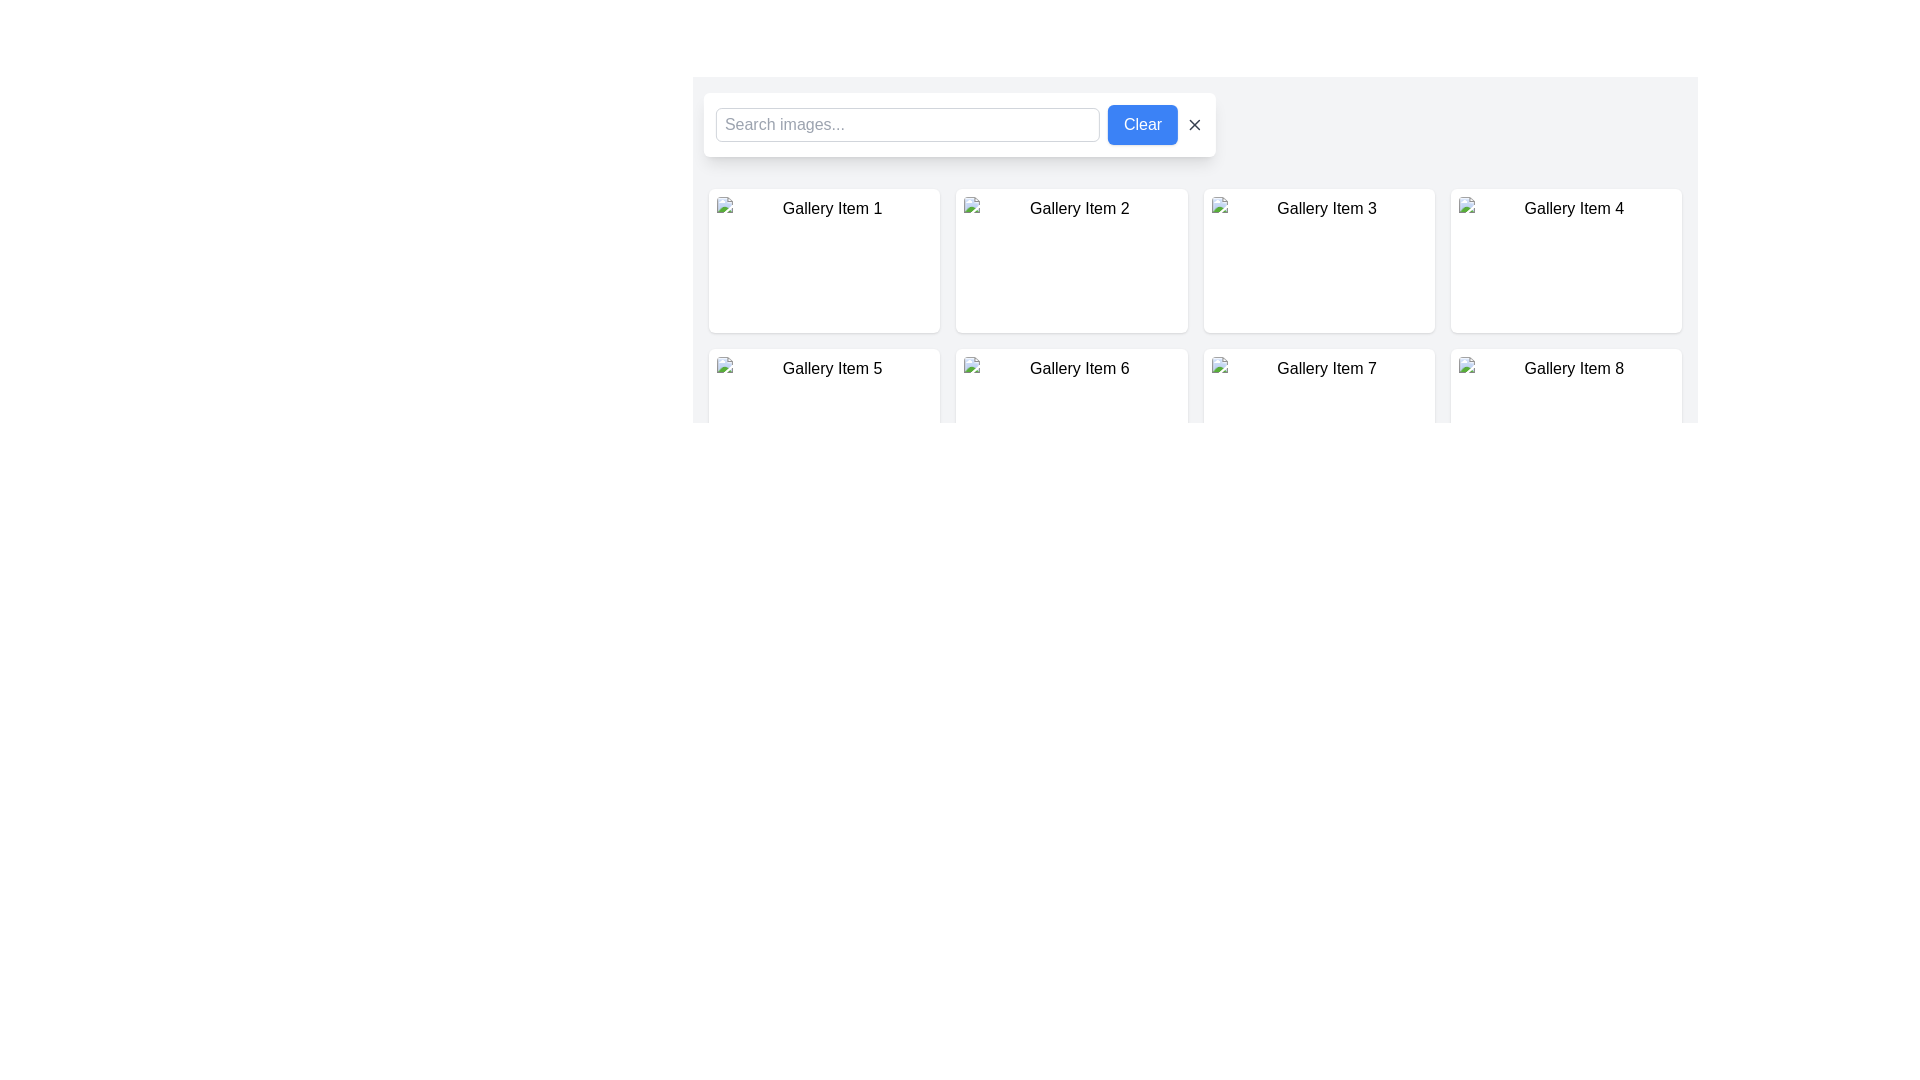 This screenshot has height=1080, width=1920. What do you see at coordinates (1319, 260) in the screenshot?
I see `the rectangular card with a white background and an image placeholder labeled 'Gallery Item 3', located in the top row, third column of the grid layout` at bounding box center [1319, 260].